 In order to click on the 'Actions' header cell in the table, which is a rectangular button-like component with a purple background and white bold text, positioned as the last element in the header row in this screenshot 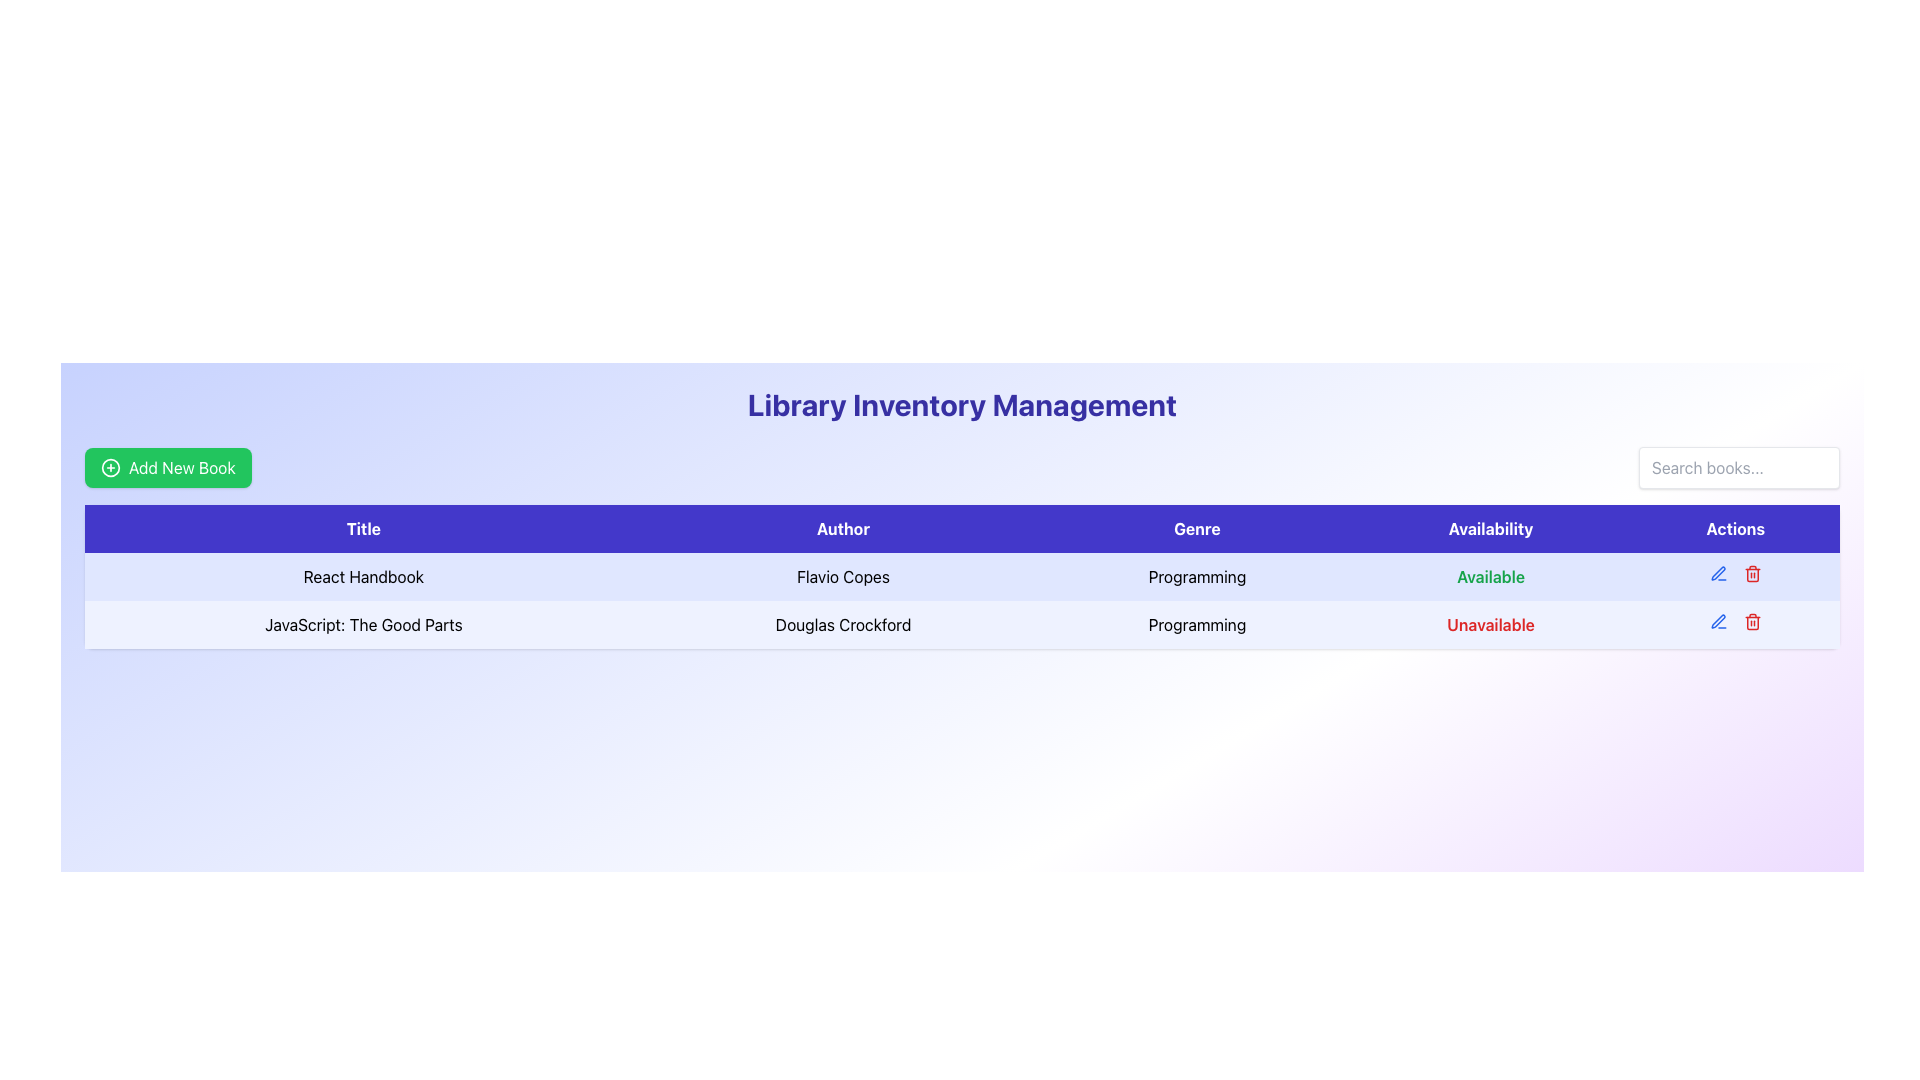, I will do `click(1734, 527)`.